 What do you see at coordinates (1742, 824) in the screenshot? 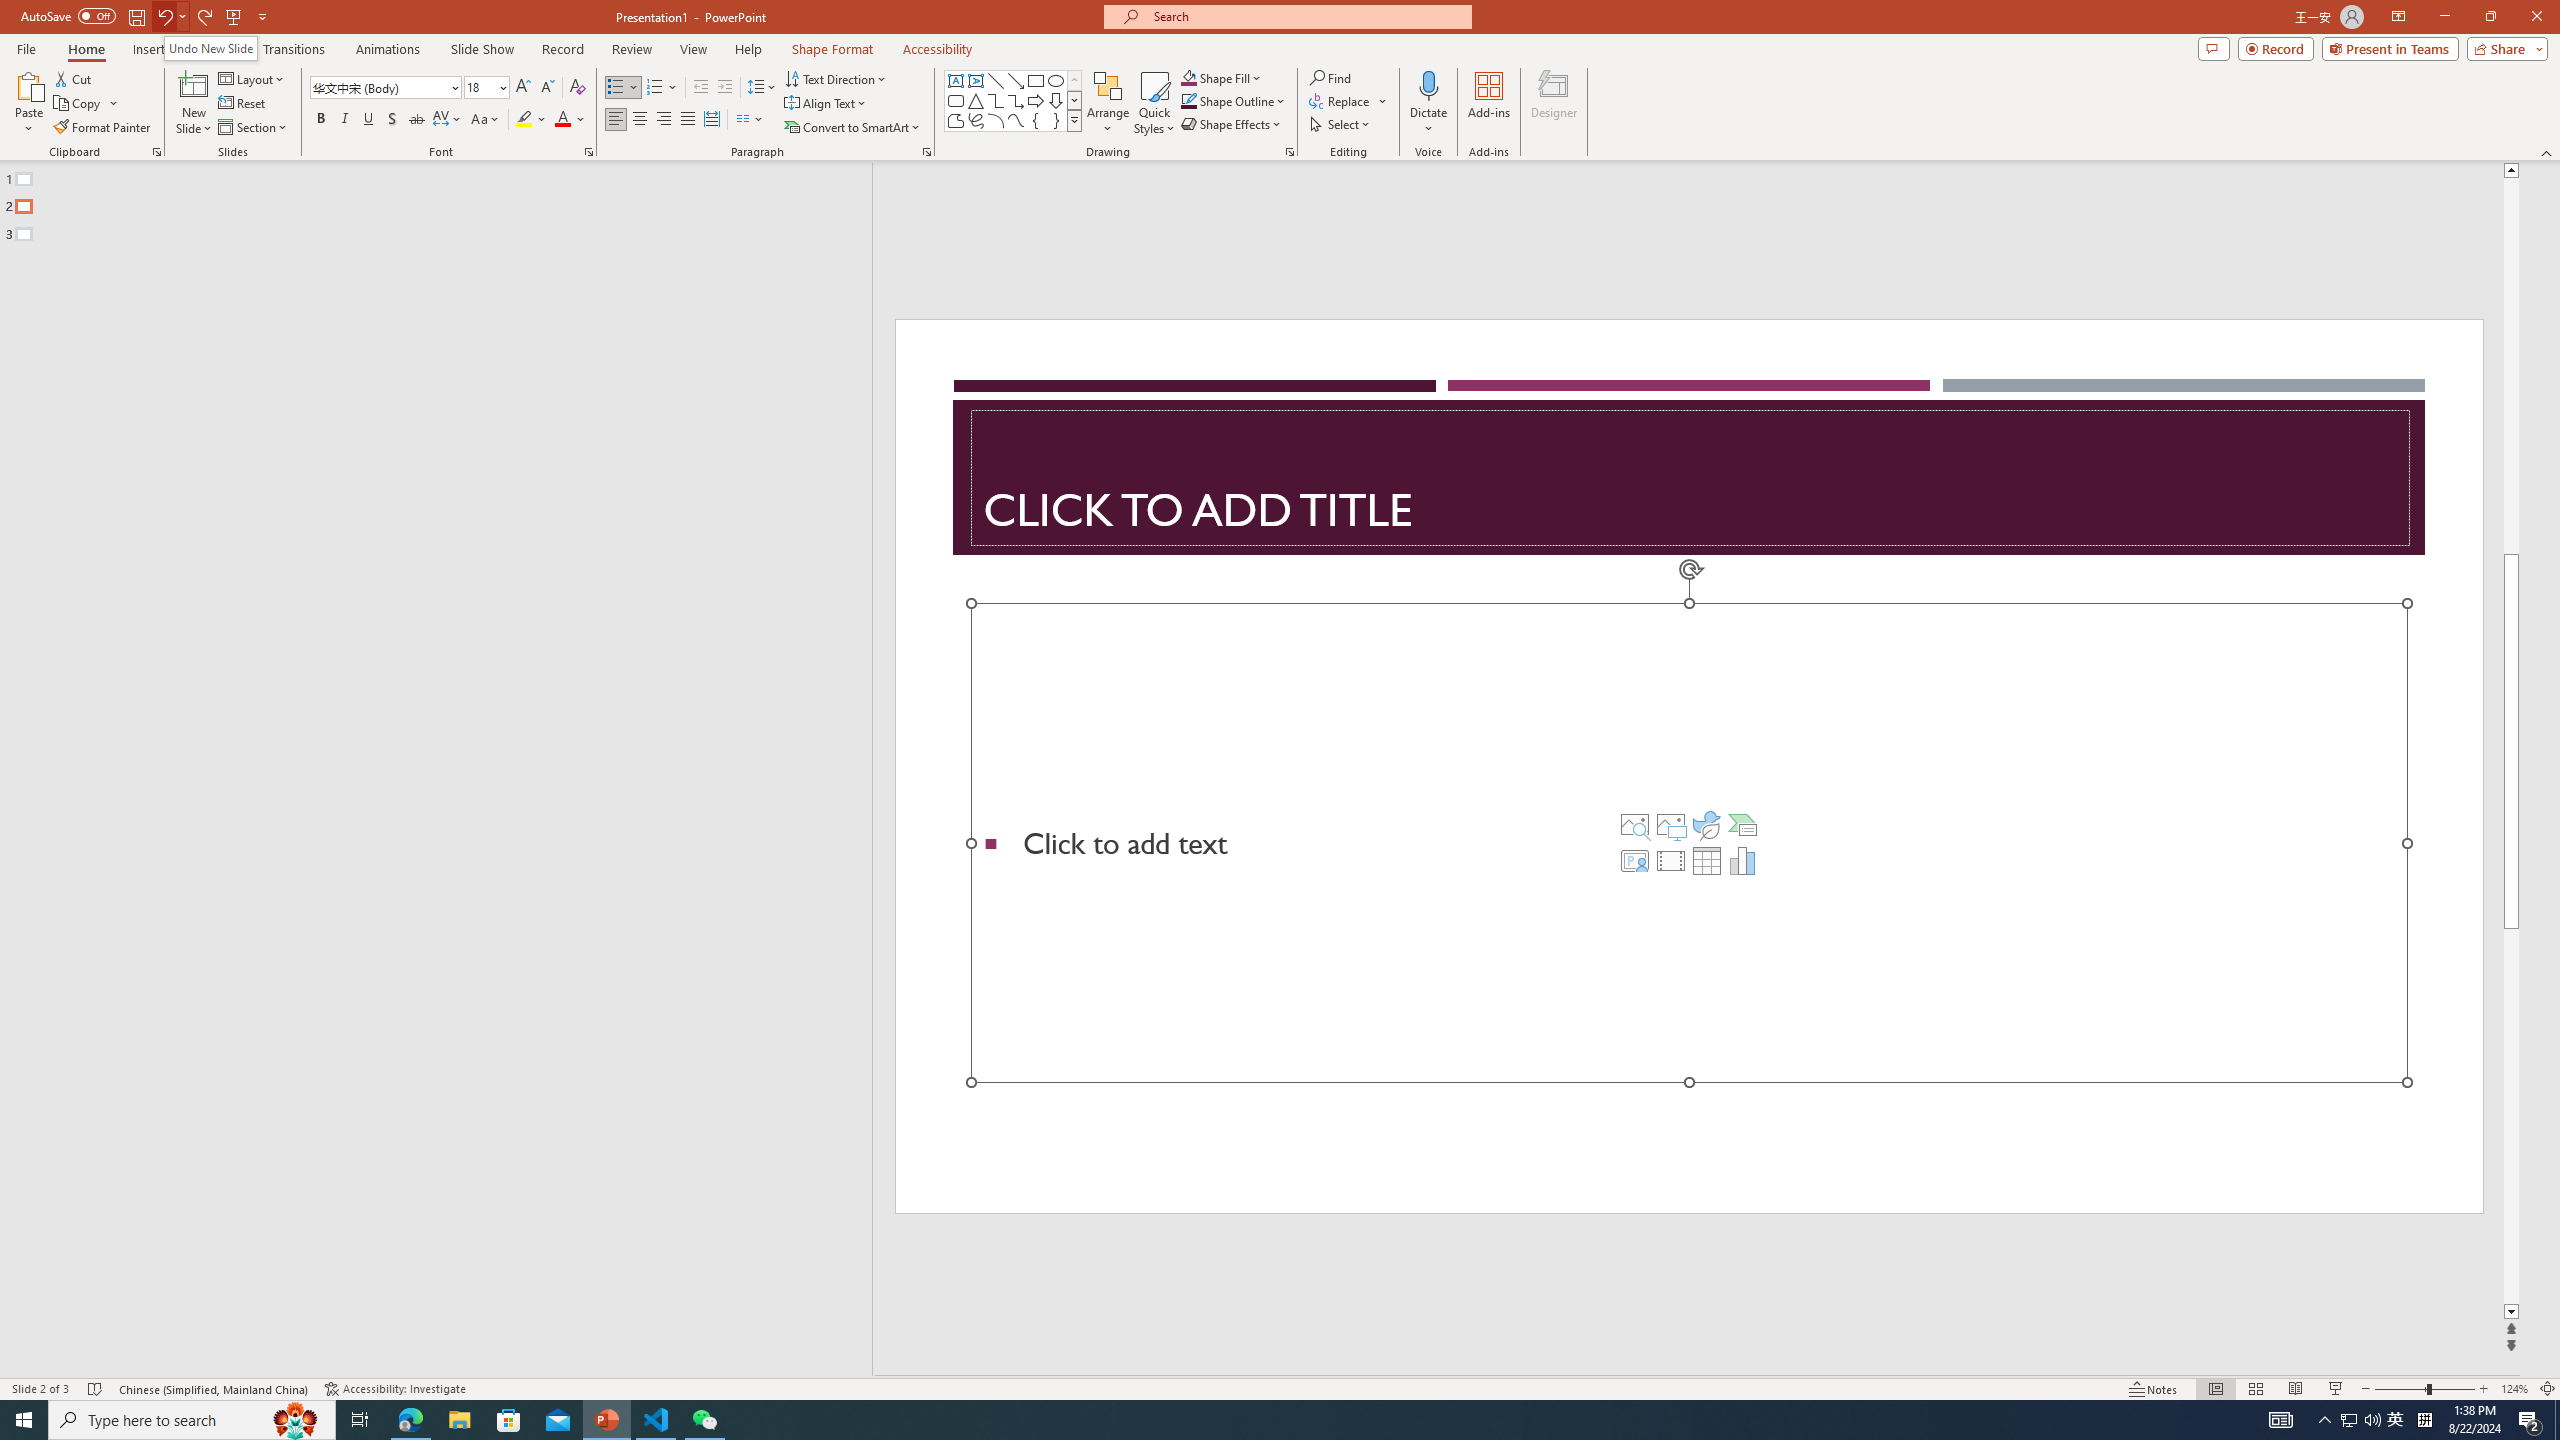
I see `'Insert a SmartArt Graphic'` at bounding box center [1742, 824].